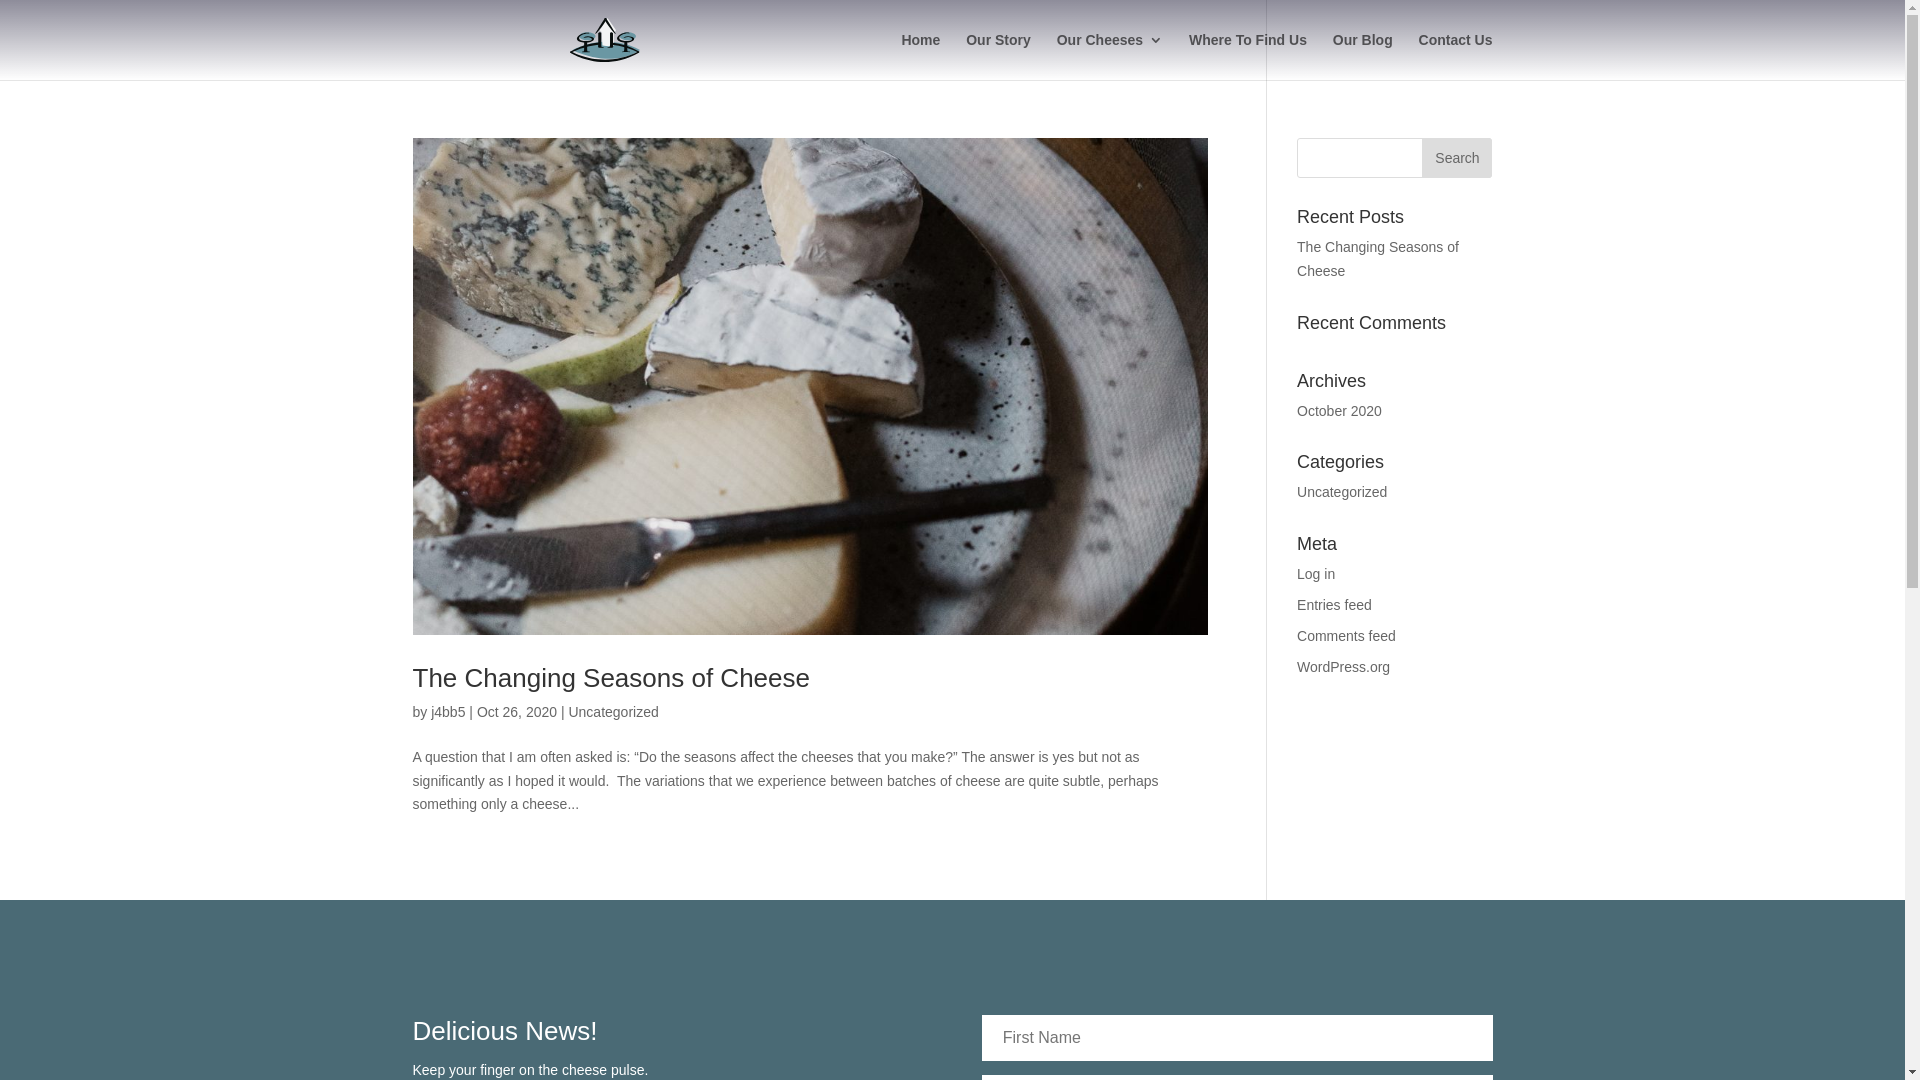 This screenshot has height=1080, width=1920. I want to click on 'Search', so click(1457, 157).